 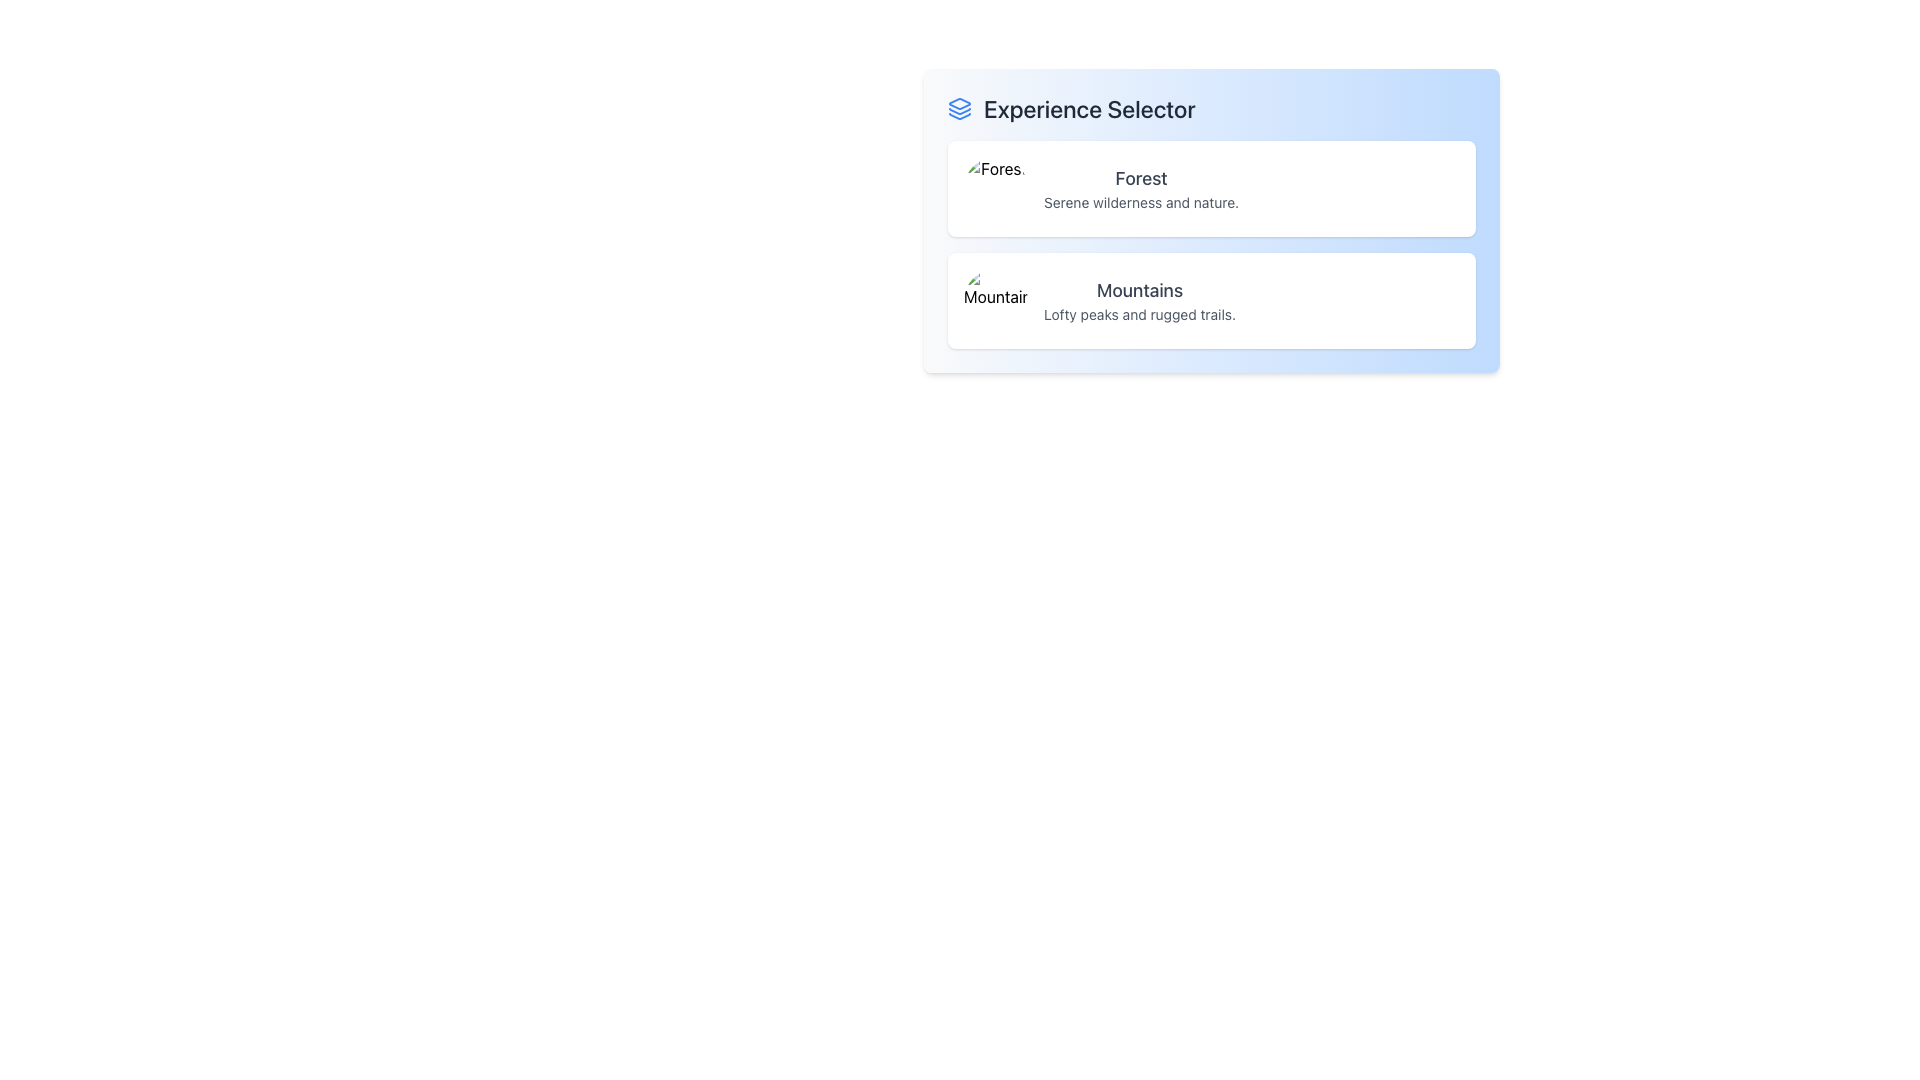 I want to click on on the compound text block element titled 'Mountains' that includes the description 'Lofty peaks and rugged trails' located in the lower card of the two horizontally aligned cards, so click(x=1140, y=300).